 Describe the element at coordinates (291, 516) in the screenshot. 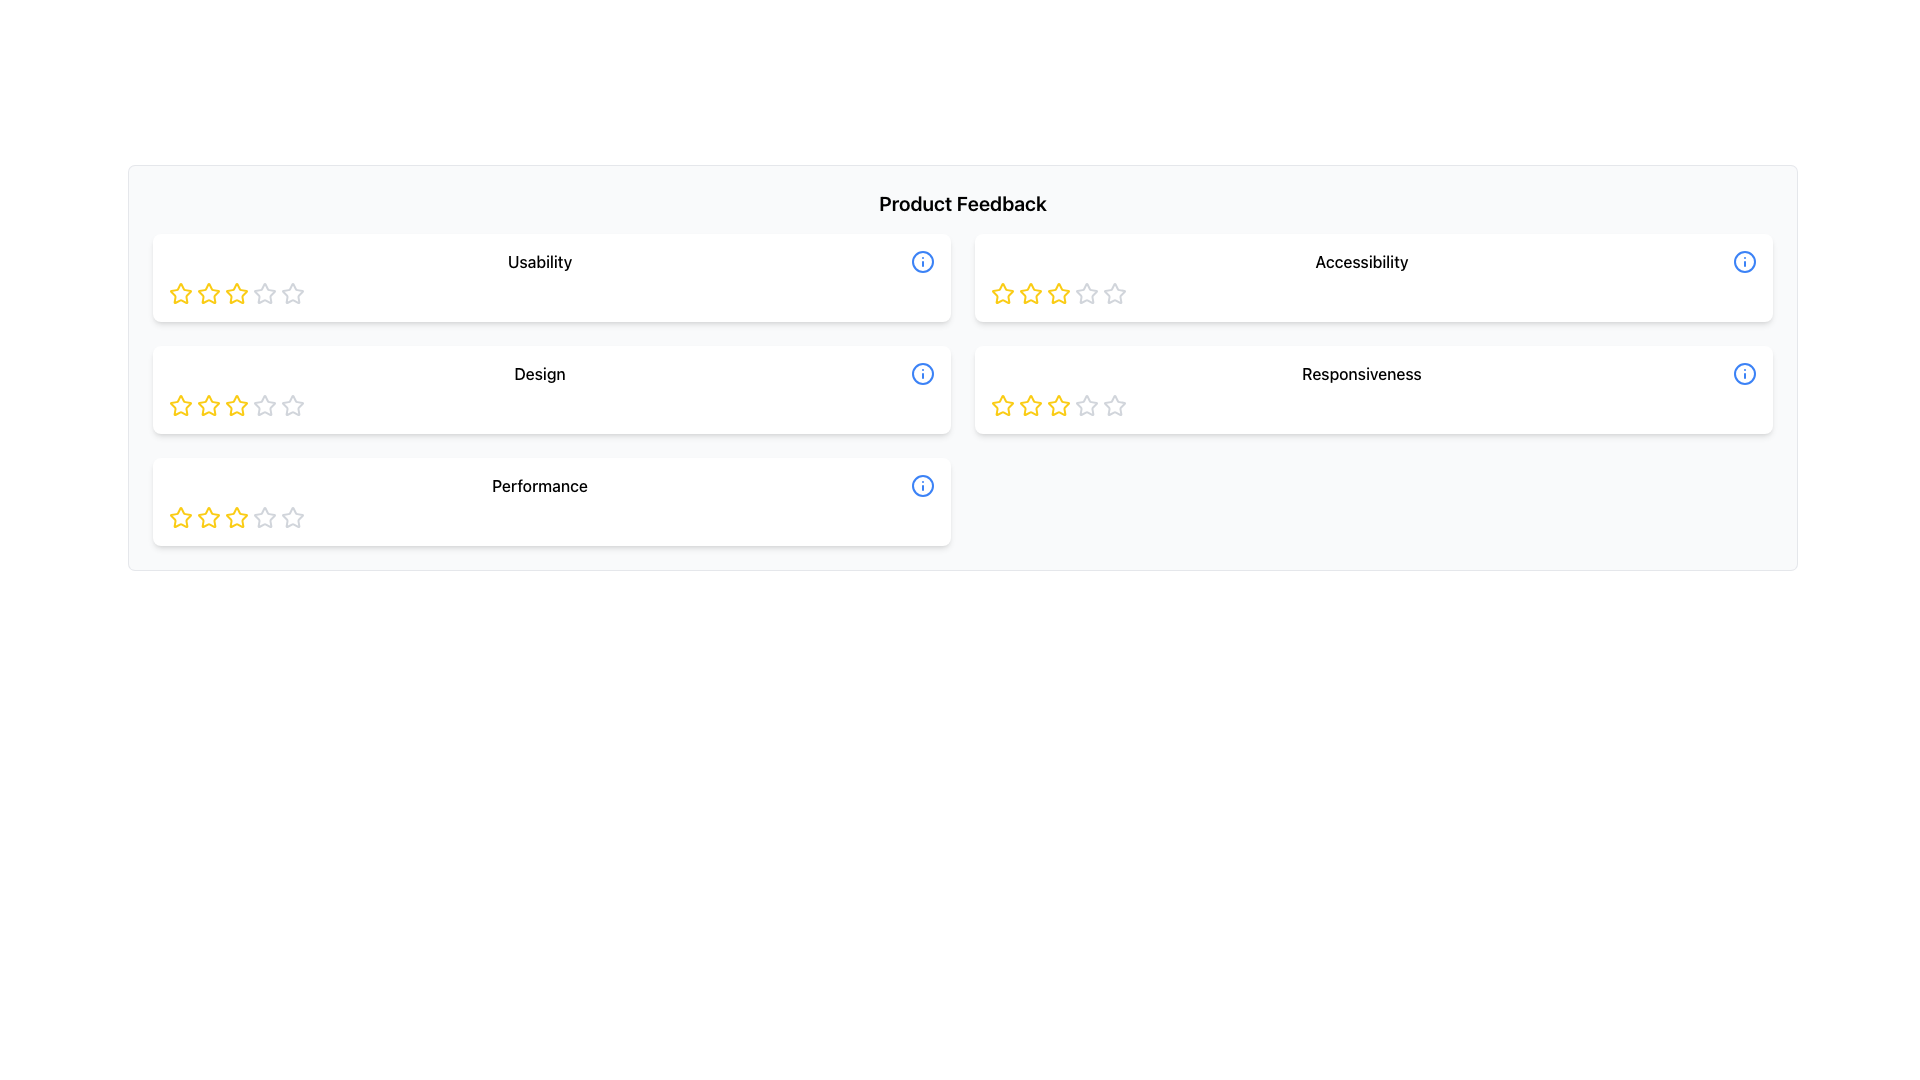

I see `the fourth star-shaped rating button, located under the 'Performance' category` at that location.